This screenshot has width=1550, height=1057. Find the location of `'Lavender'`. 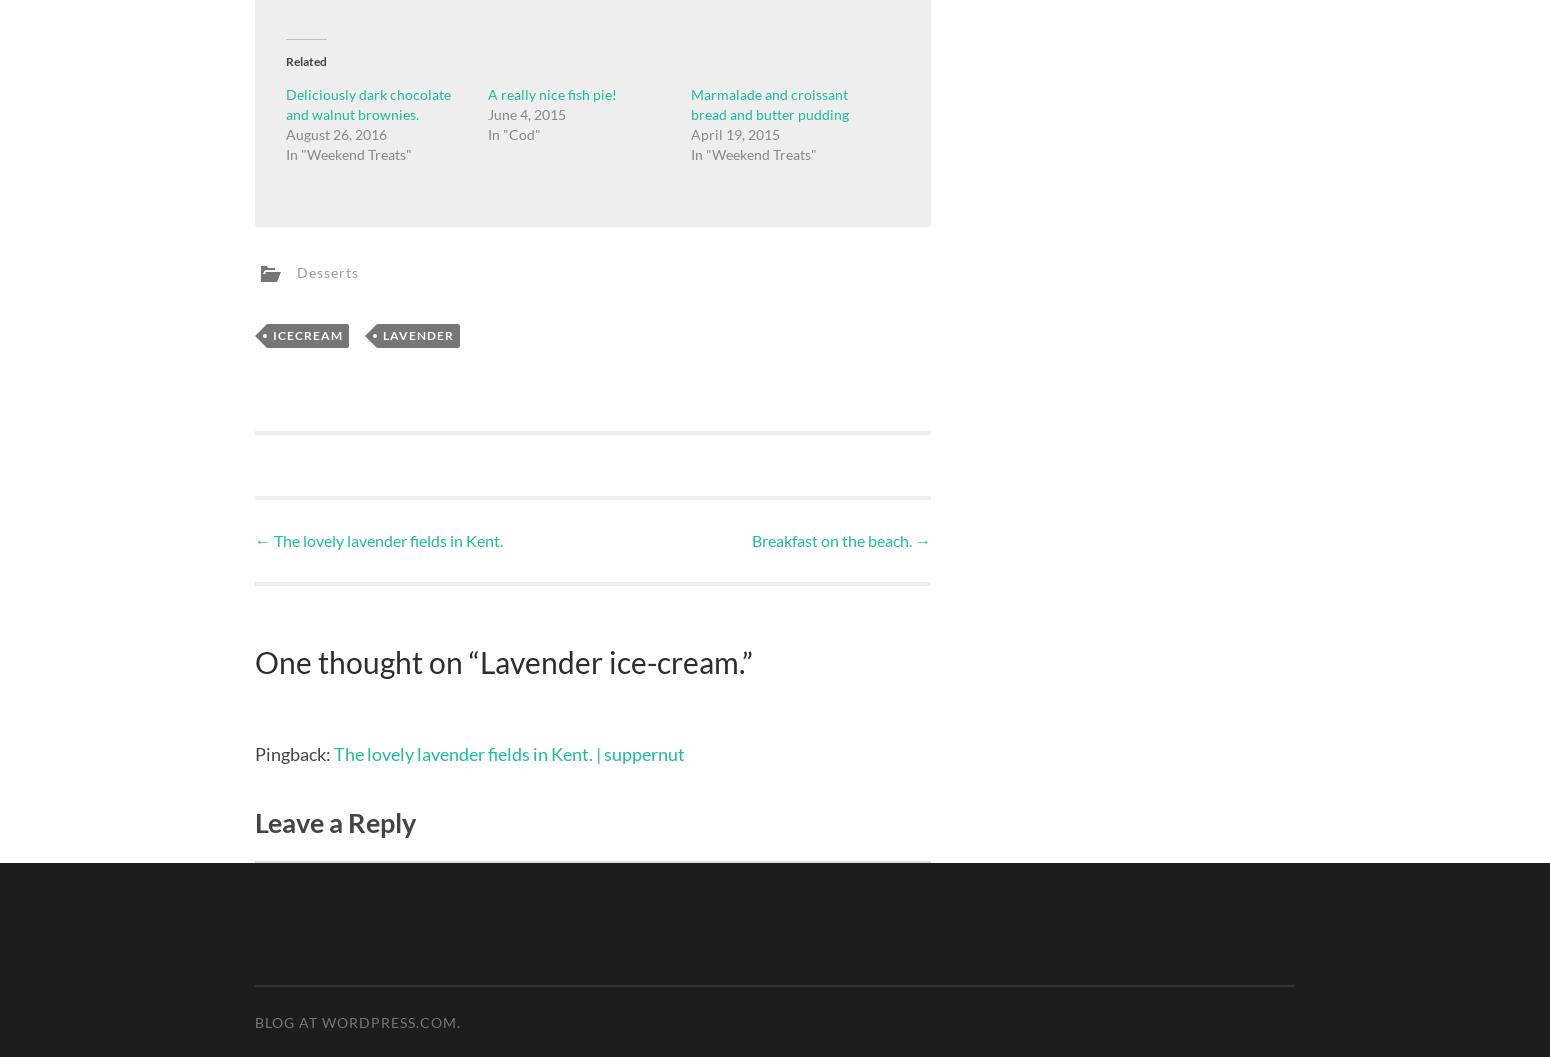

'Lavender' is located at coordinates (382, 334).